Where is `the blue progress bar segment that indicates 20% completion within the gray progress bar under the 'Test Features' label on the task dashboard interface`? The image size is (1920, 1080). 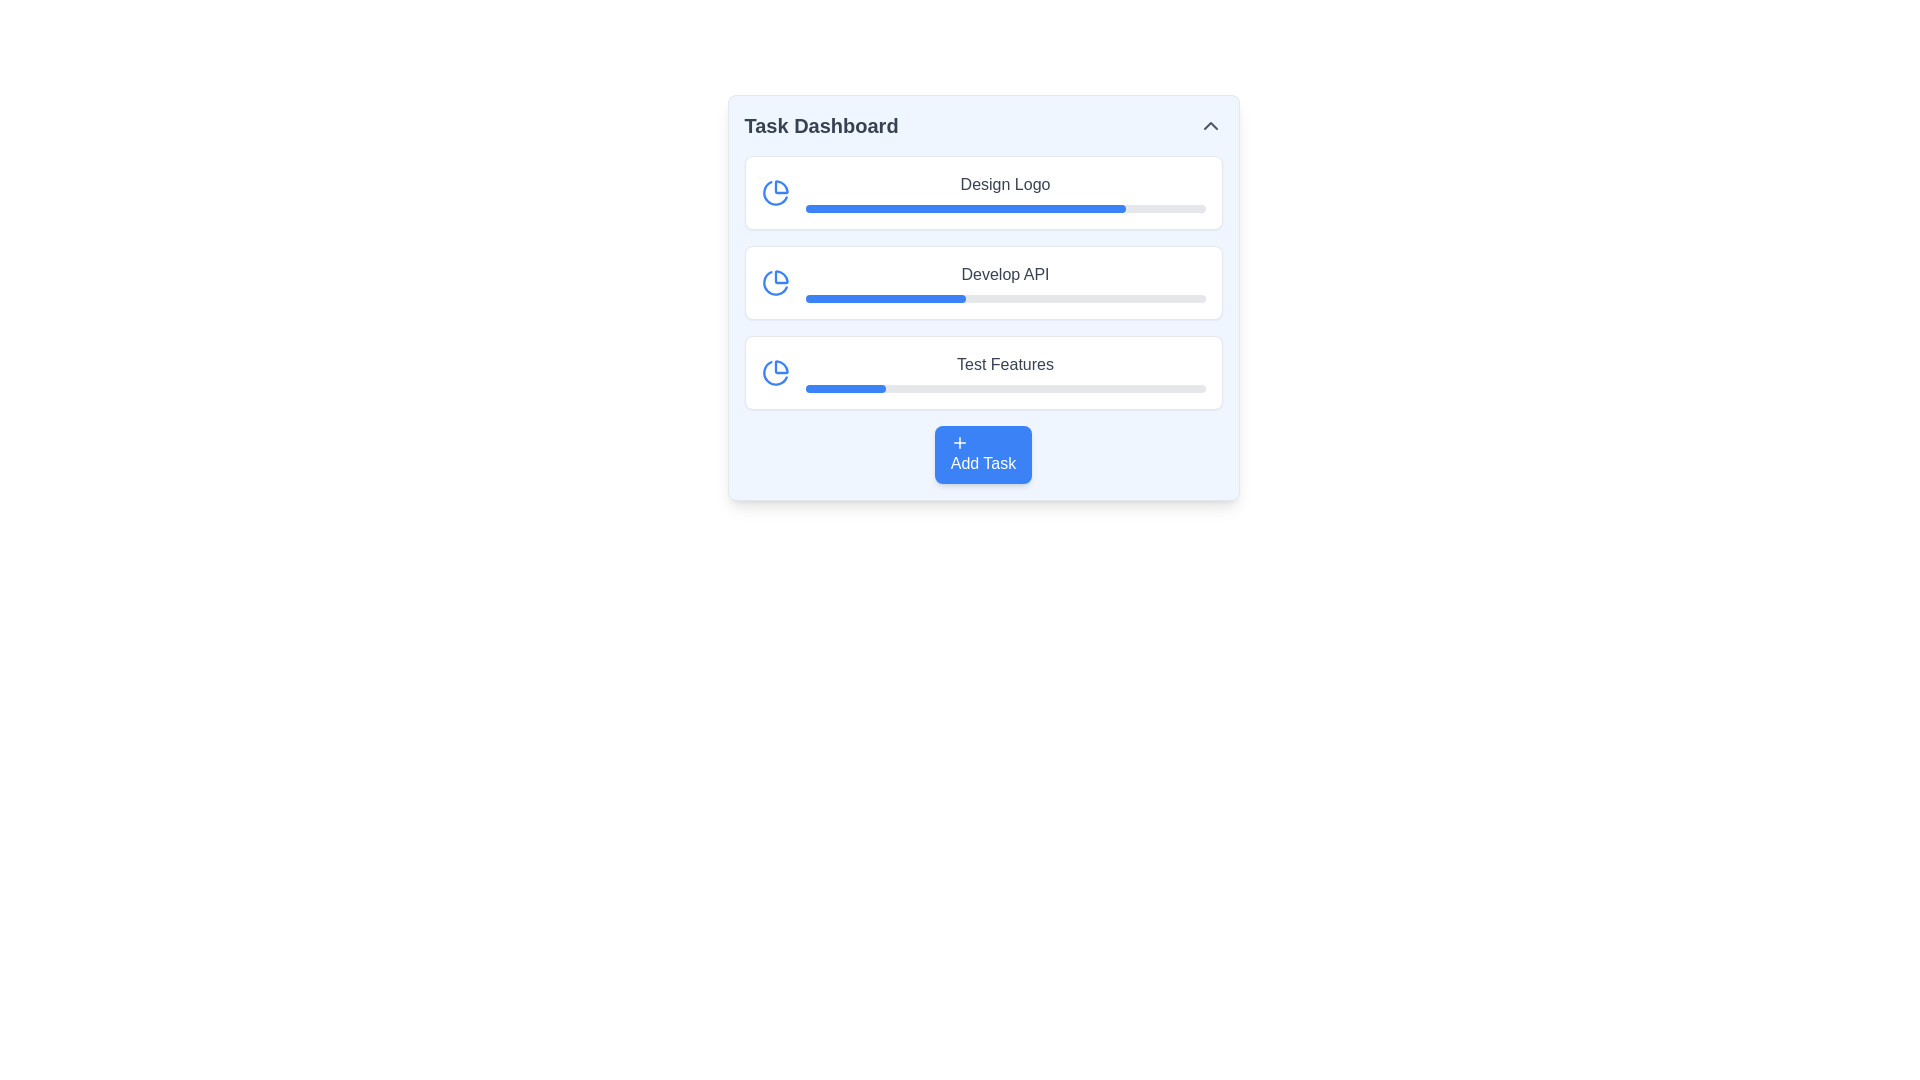 the blue progress bar segment that indicates 20% completion within the gray progress bar under the 'Test Features' label on the task dashboard interface is located at coordinates (845, 389).